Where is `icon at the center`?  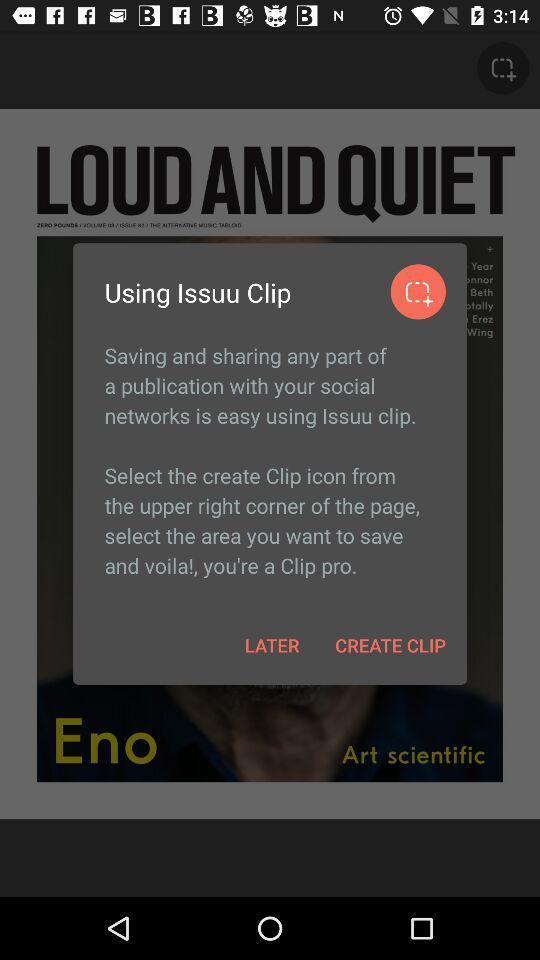
icon at the center is located at coordinates (270, 460).